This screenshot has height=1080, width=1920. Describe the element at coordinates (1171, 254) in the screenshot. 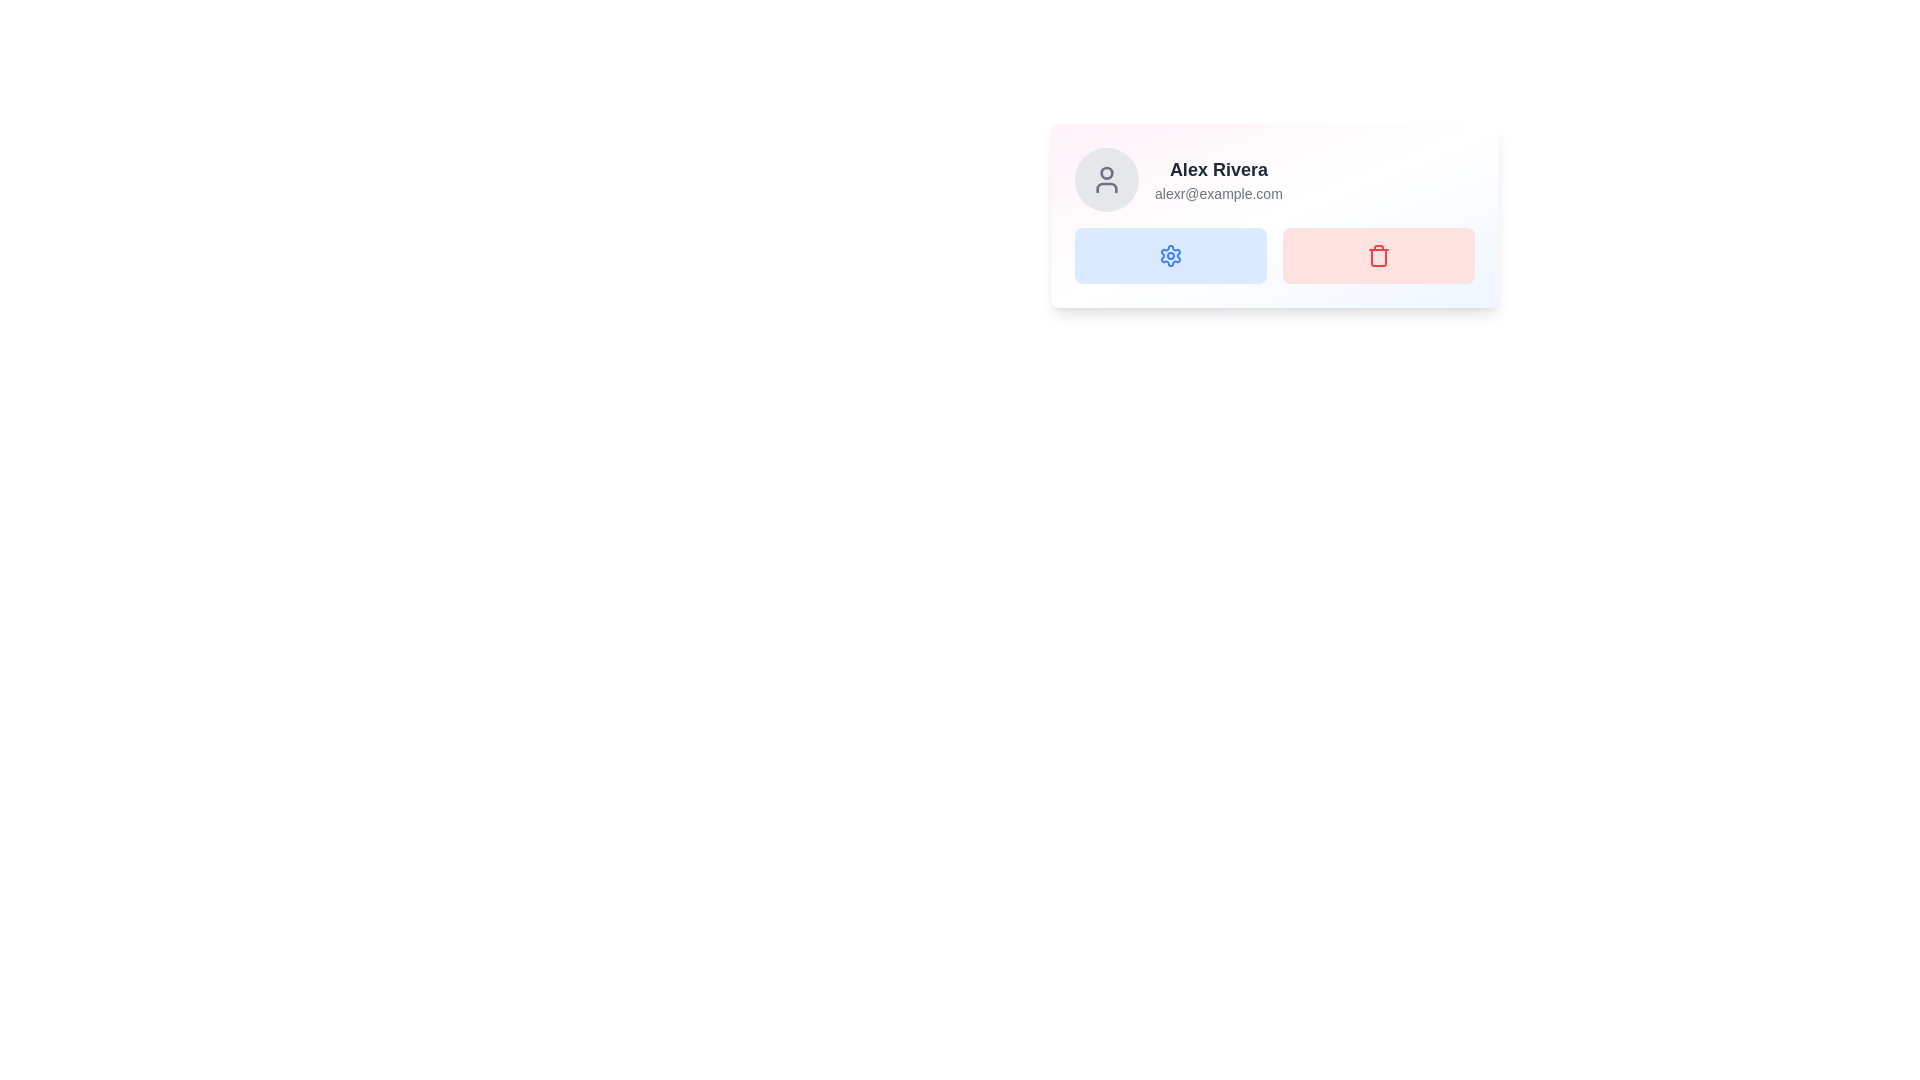

I see `the settings icon button located at the bottom section of the card` at that location.